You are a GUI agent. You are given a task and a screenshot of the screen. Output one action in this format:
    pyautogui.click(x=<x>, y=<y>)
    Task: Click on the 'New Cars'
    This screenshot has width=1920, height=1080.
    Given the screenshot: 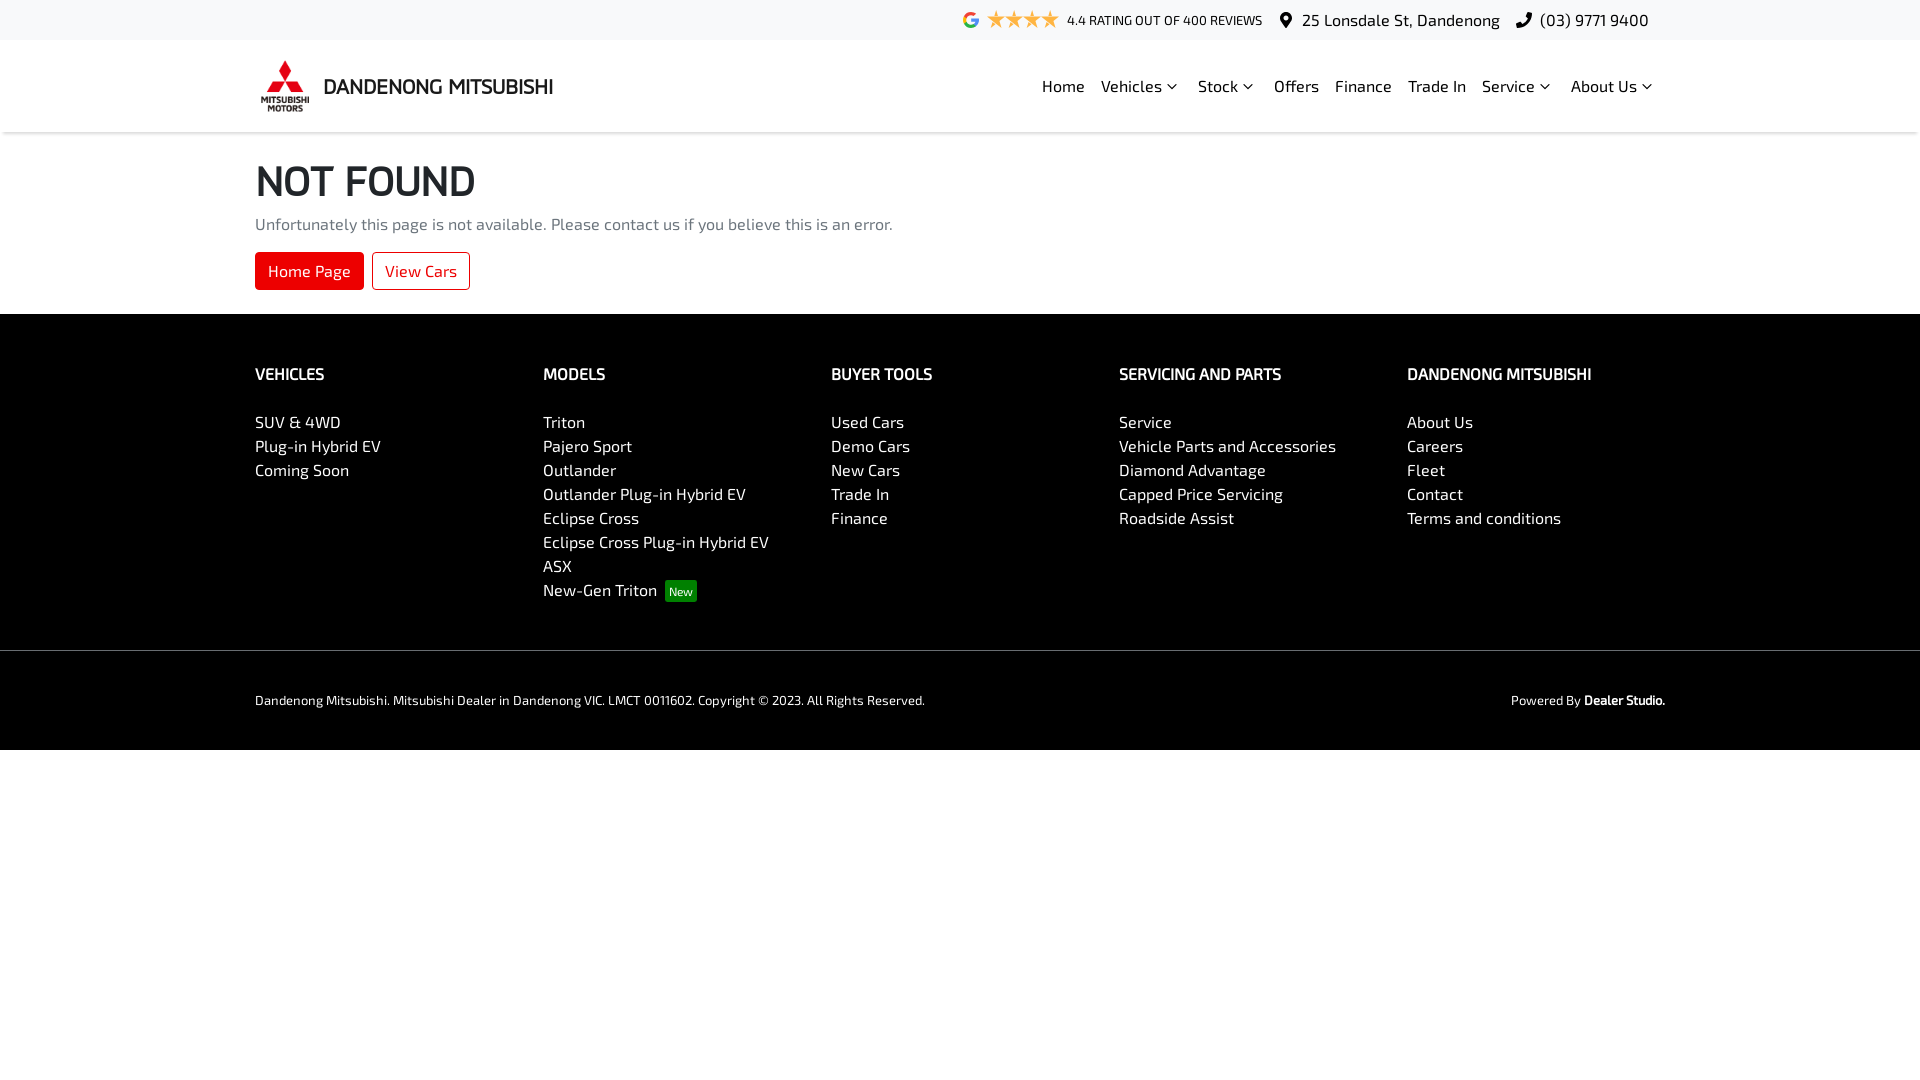 What is the action you would take?
    pyautogui.click(x=865, y=469)
    